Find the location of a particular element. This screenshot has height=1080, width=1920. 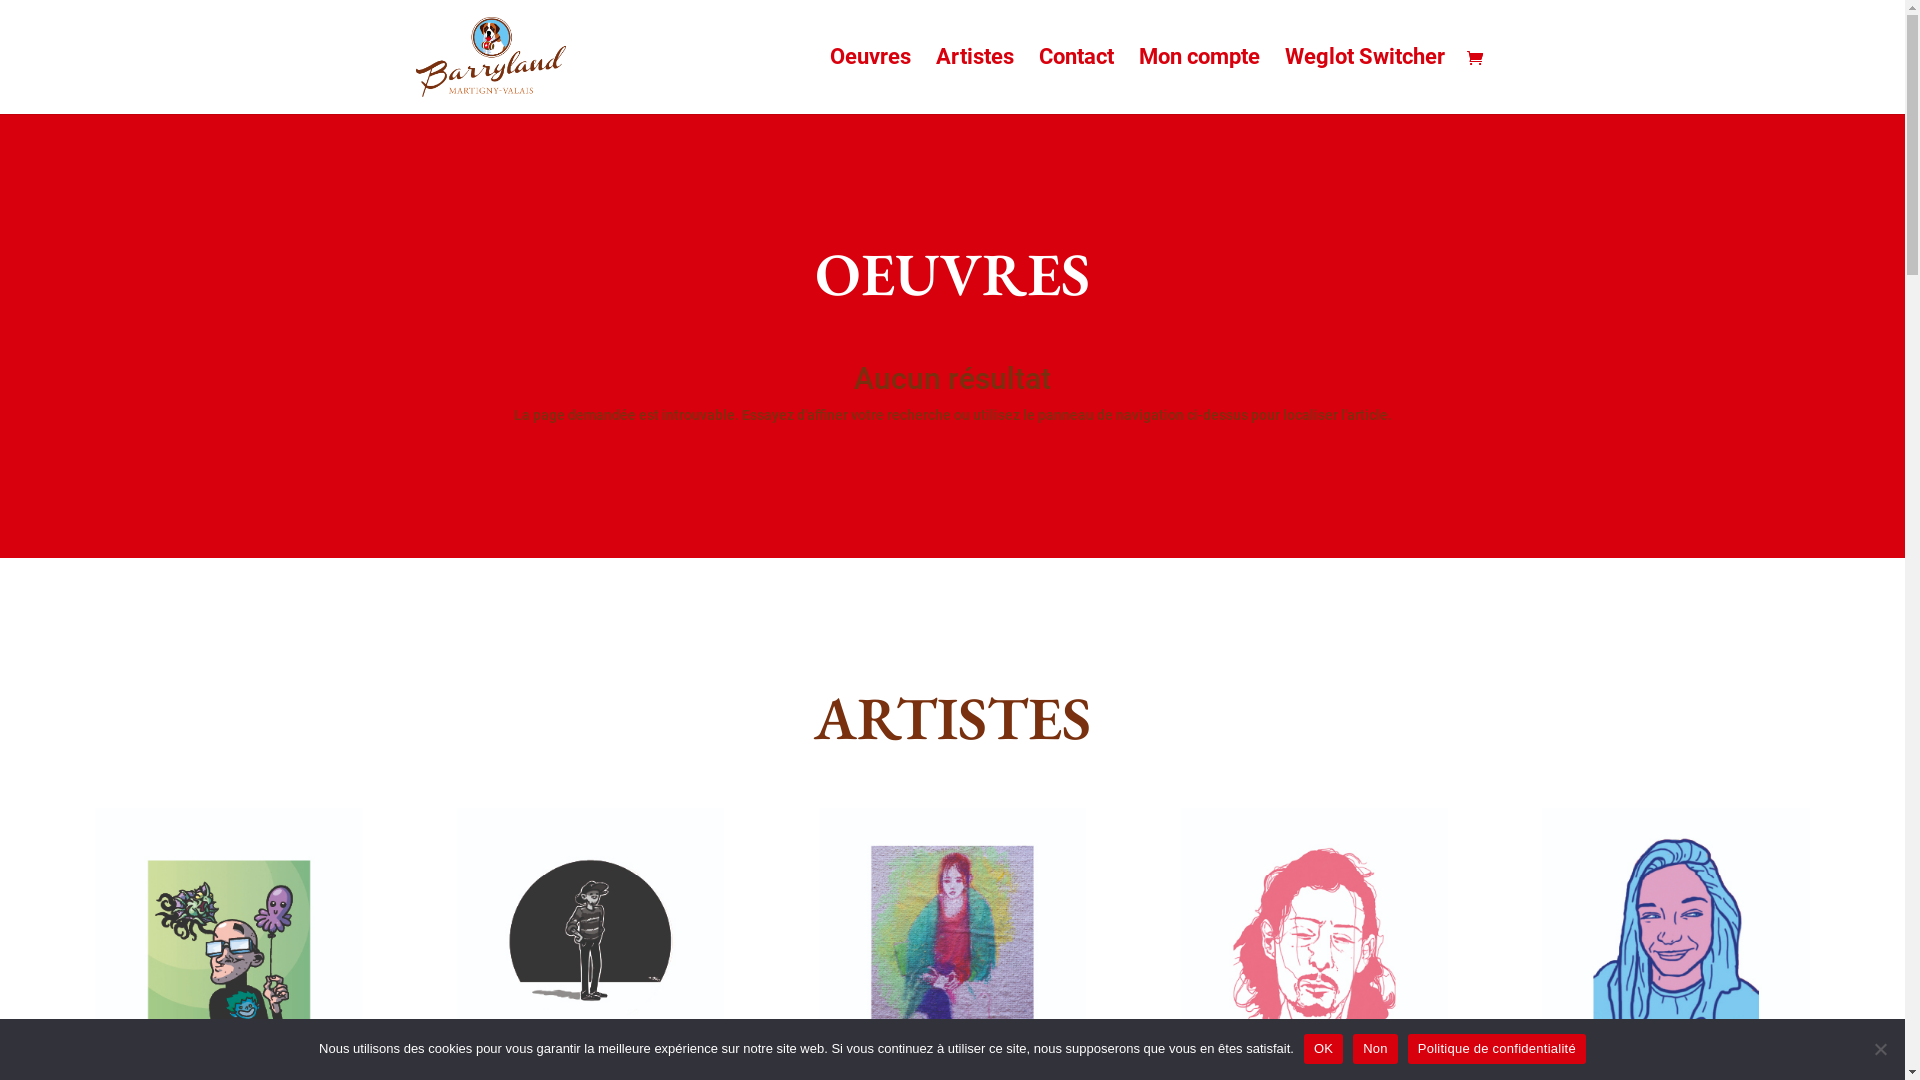

'Mon compte' is located at coordinates (1137, 80).